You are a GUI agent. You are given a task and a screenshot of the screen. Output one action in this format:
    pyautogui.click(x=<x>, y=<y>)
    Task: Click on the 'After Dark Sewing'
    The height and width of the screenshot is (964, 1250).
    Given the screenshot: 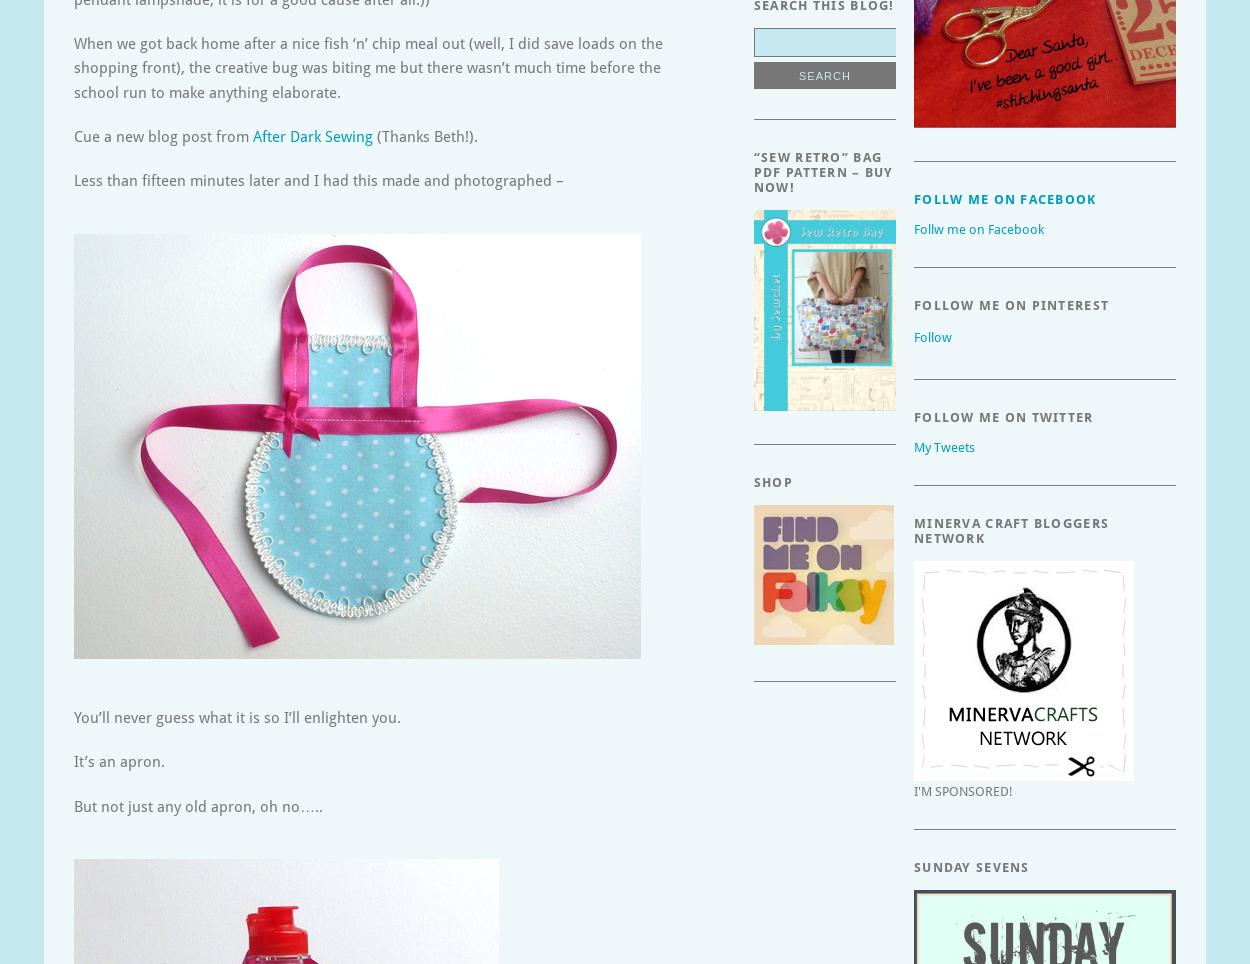 What is the action you would take?
    pyautogui.click(x=312, y=136)
    